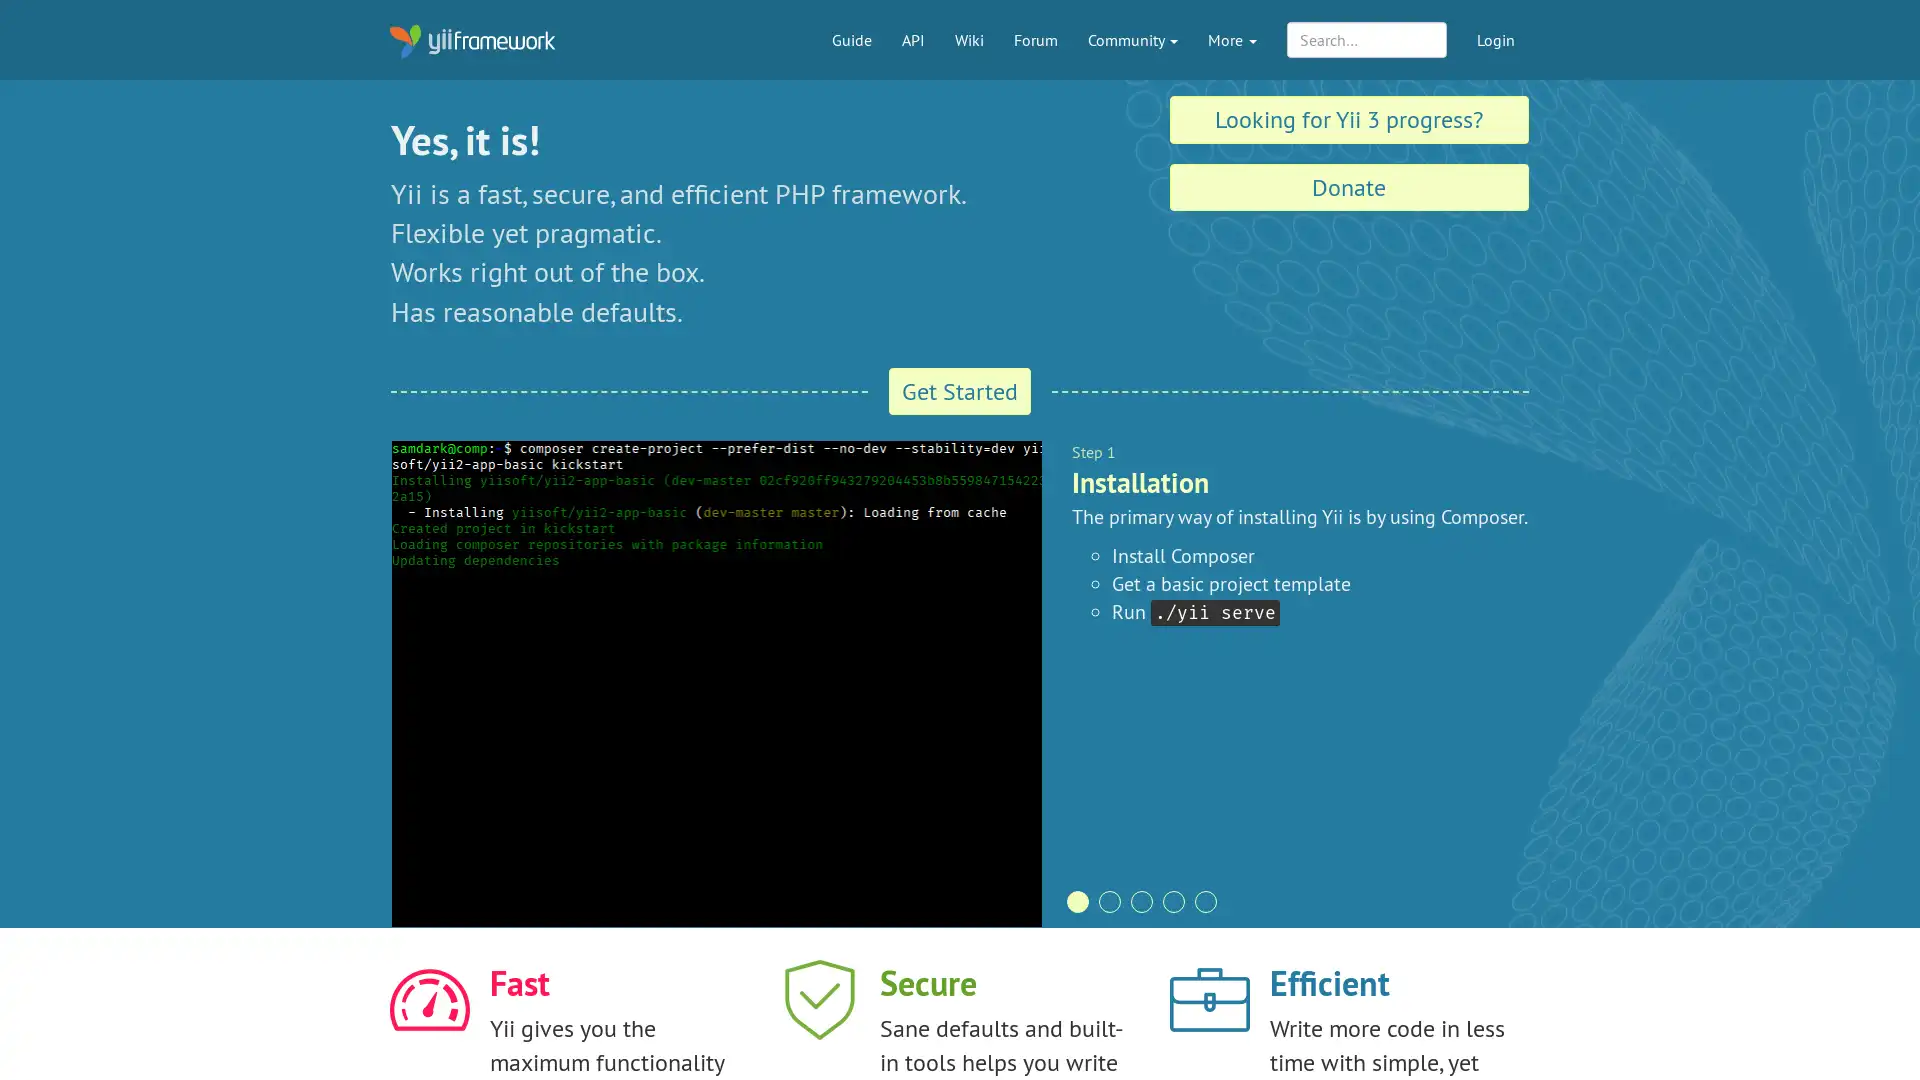 This screenshot has height=1080, width=1920. What do you see at coordinates (1204, 902) in the screenshot?
I see `pagination` at bounding box center [1204, 902].